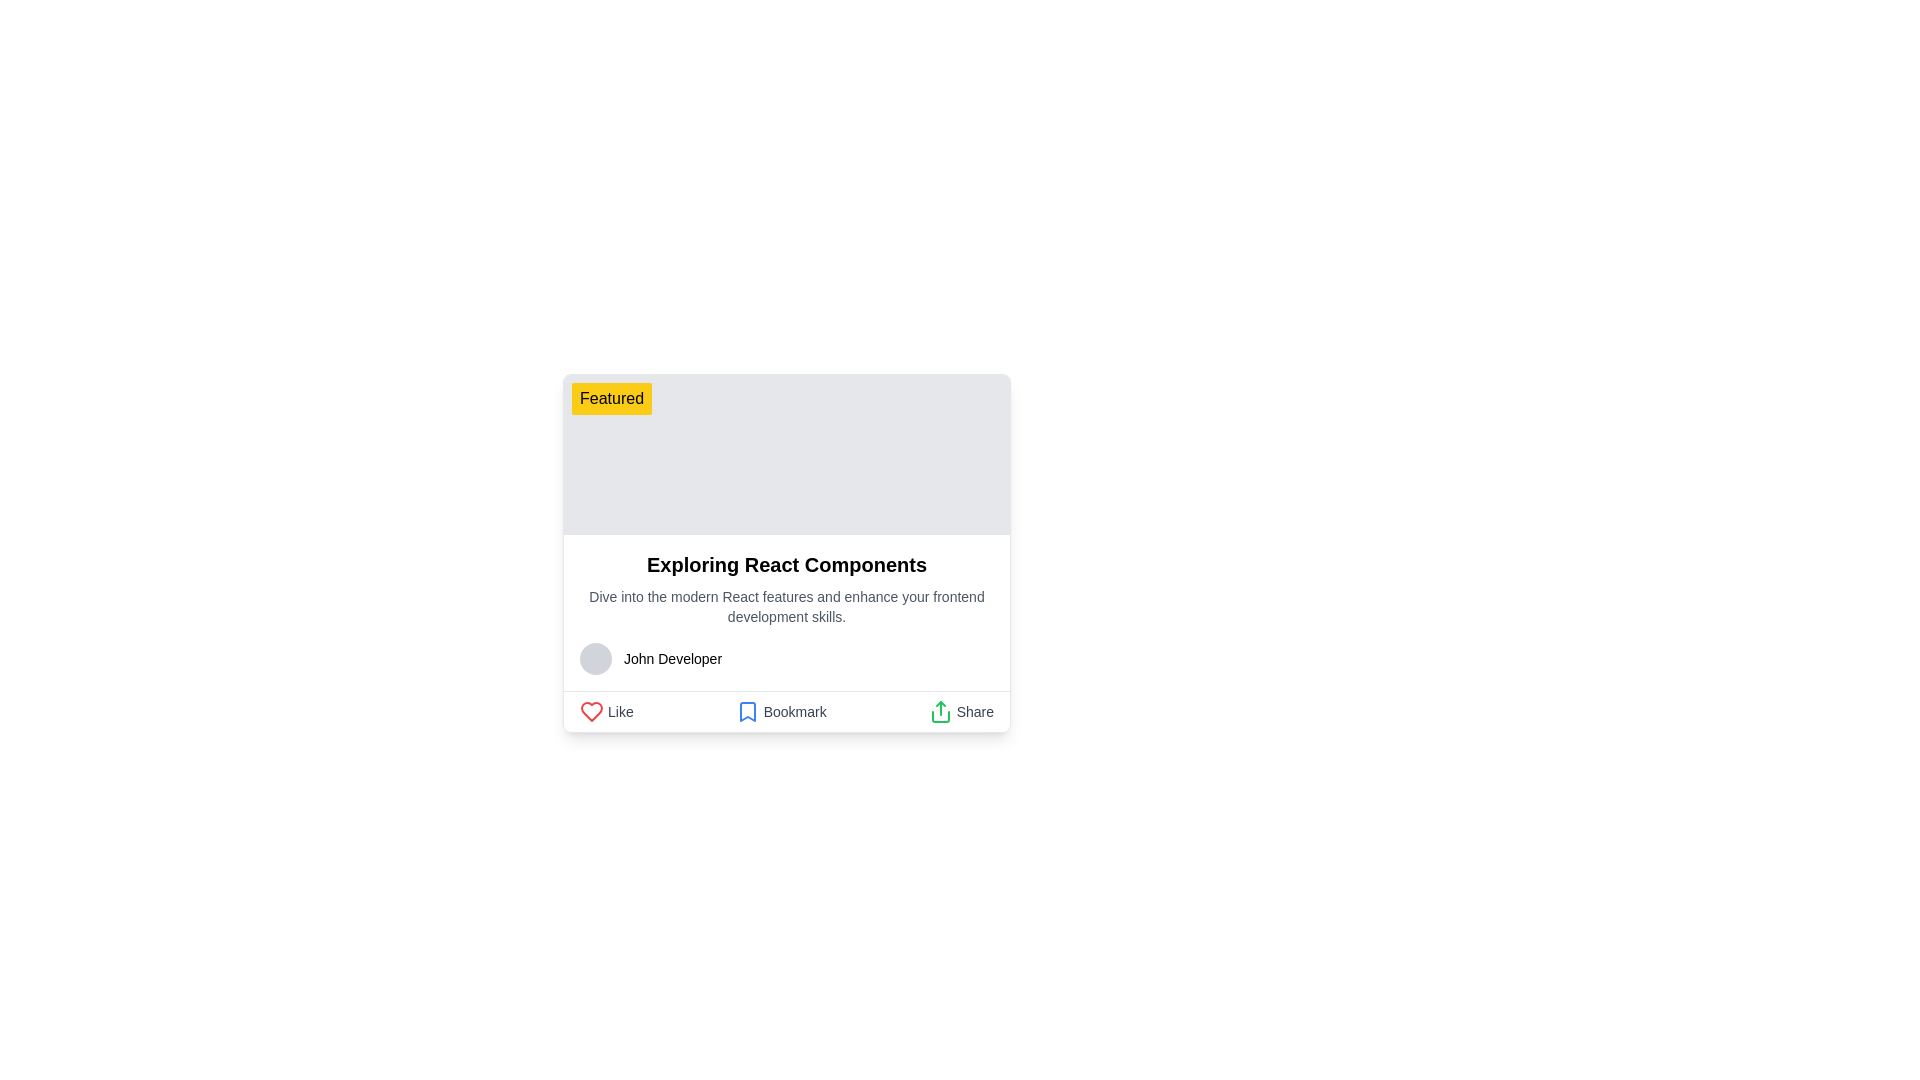 Image resolution: width=1920 pixels, height=1080 pixels. I want to click on the Label text that describes the bookmark action, located in the toolbar at the bottom of the card, positioned to the right of the blue bookmark icon and left of the 'Share' option, so click(794, 711).